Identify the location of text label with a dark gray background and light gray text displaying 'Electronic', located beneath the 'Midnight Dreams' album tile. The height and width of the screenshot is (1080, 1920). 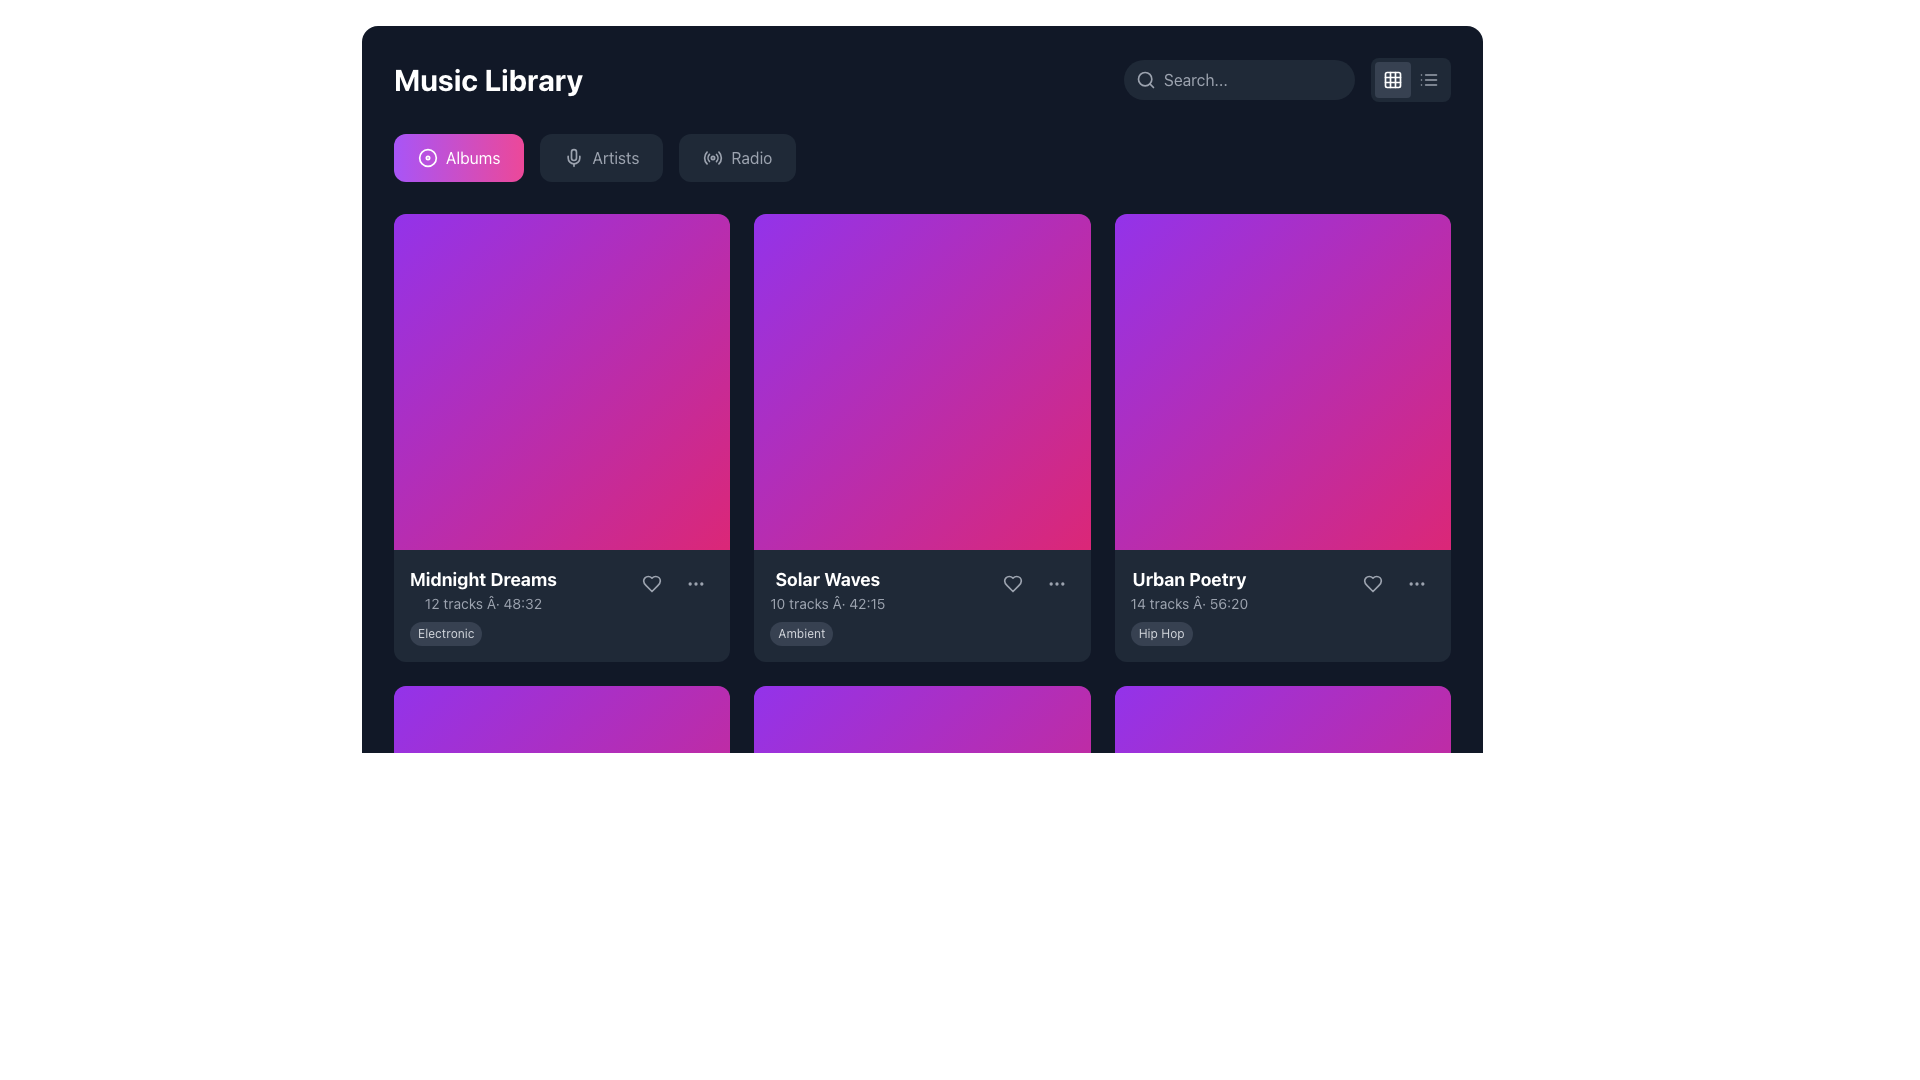
(445, 634).